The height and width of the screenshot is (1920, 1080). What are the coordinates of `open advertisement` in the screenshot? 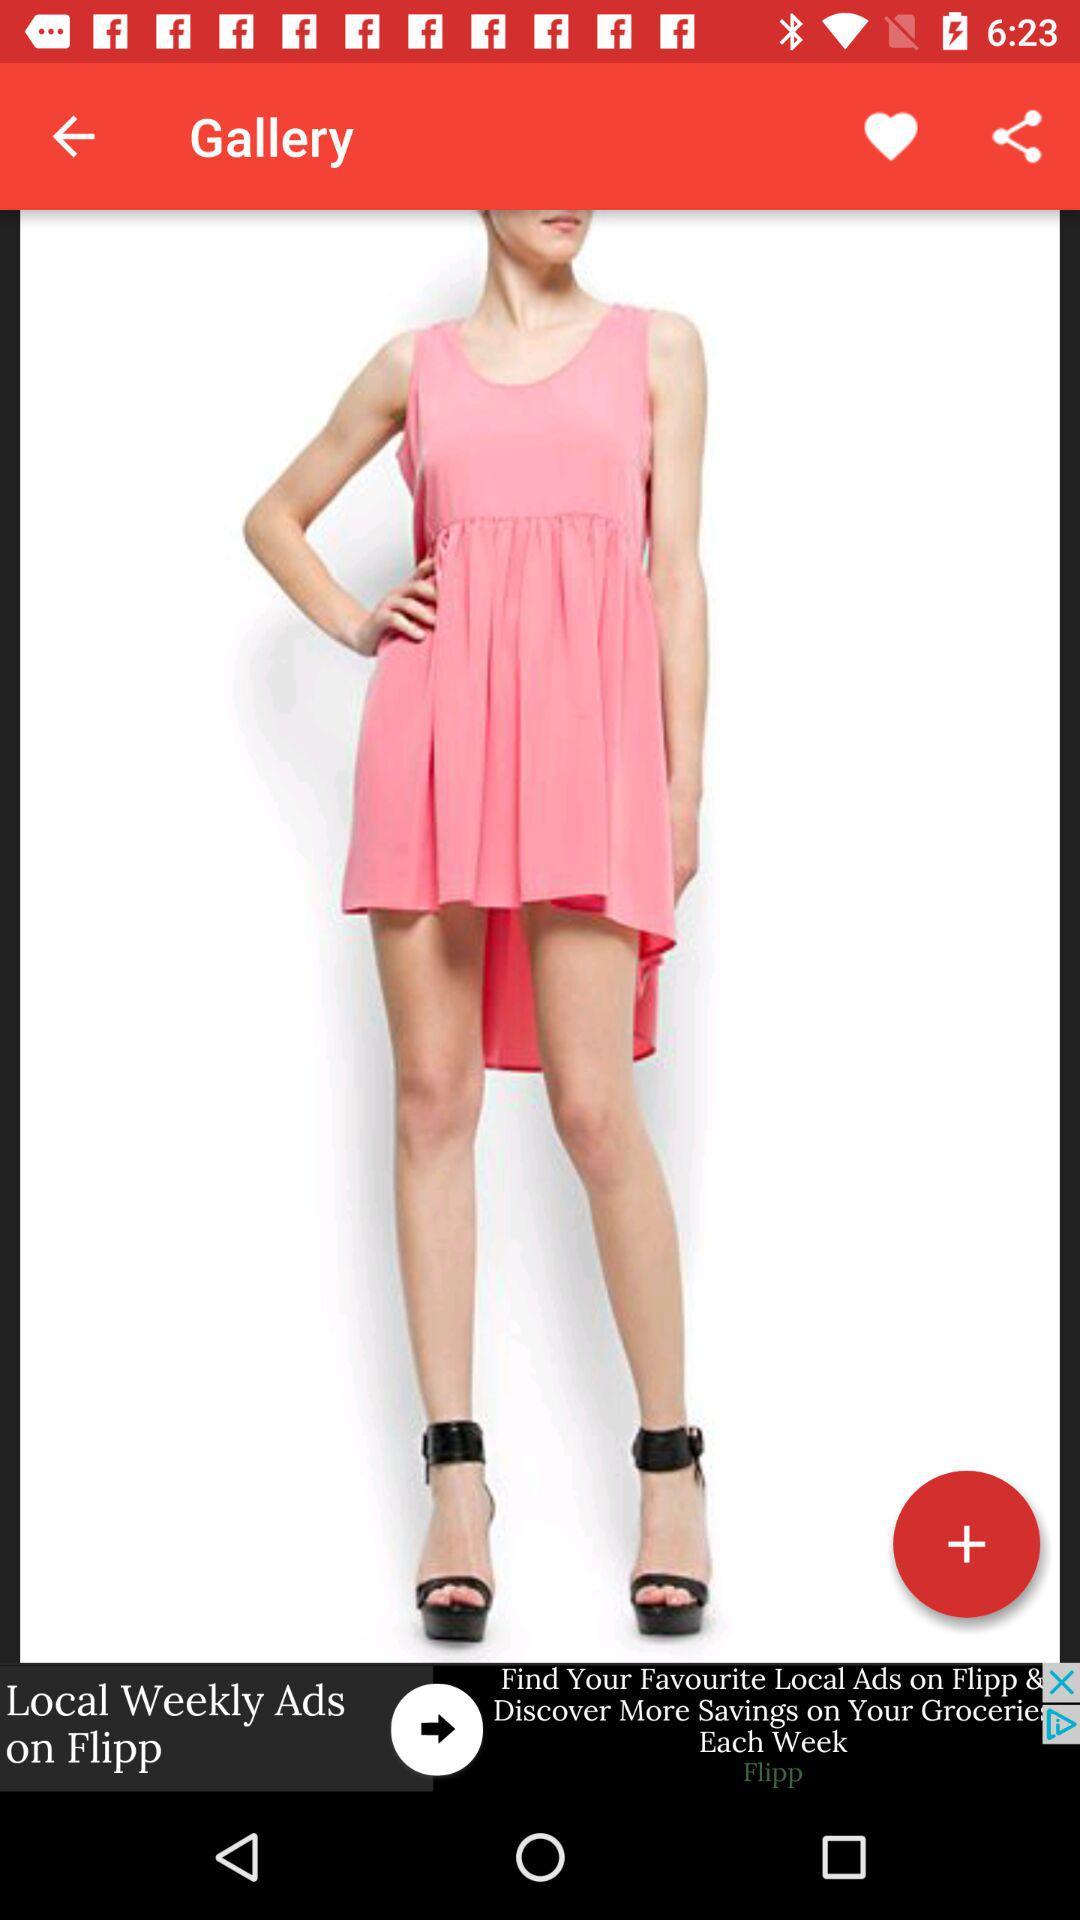 It's located at (540, 1727).